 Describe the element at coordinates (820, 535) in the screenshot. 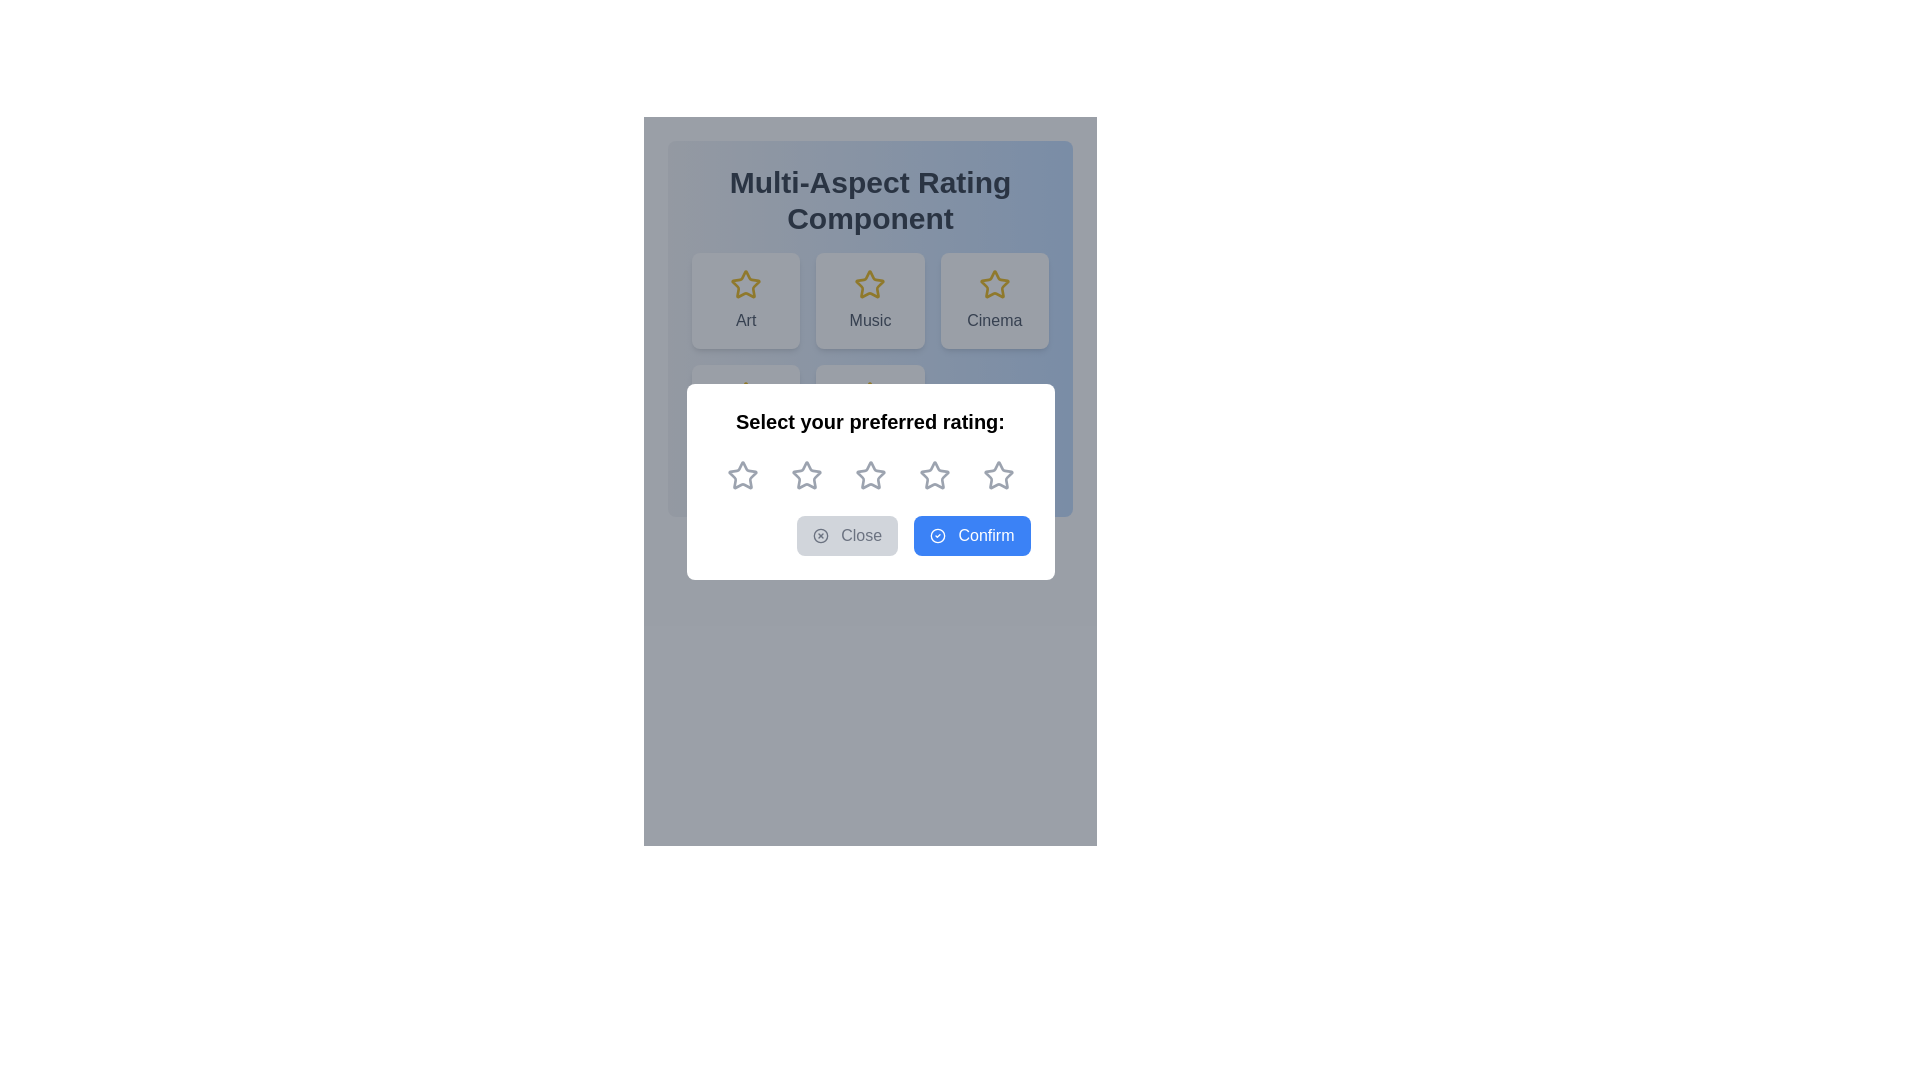

I see `the Circle SVG element located at the top-right of the section featuring action buttons labeled 'Close' and 'Confirm'` at that location.